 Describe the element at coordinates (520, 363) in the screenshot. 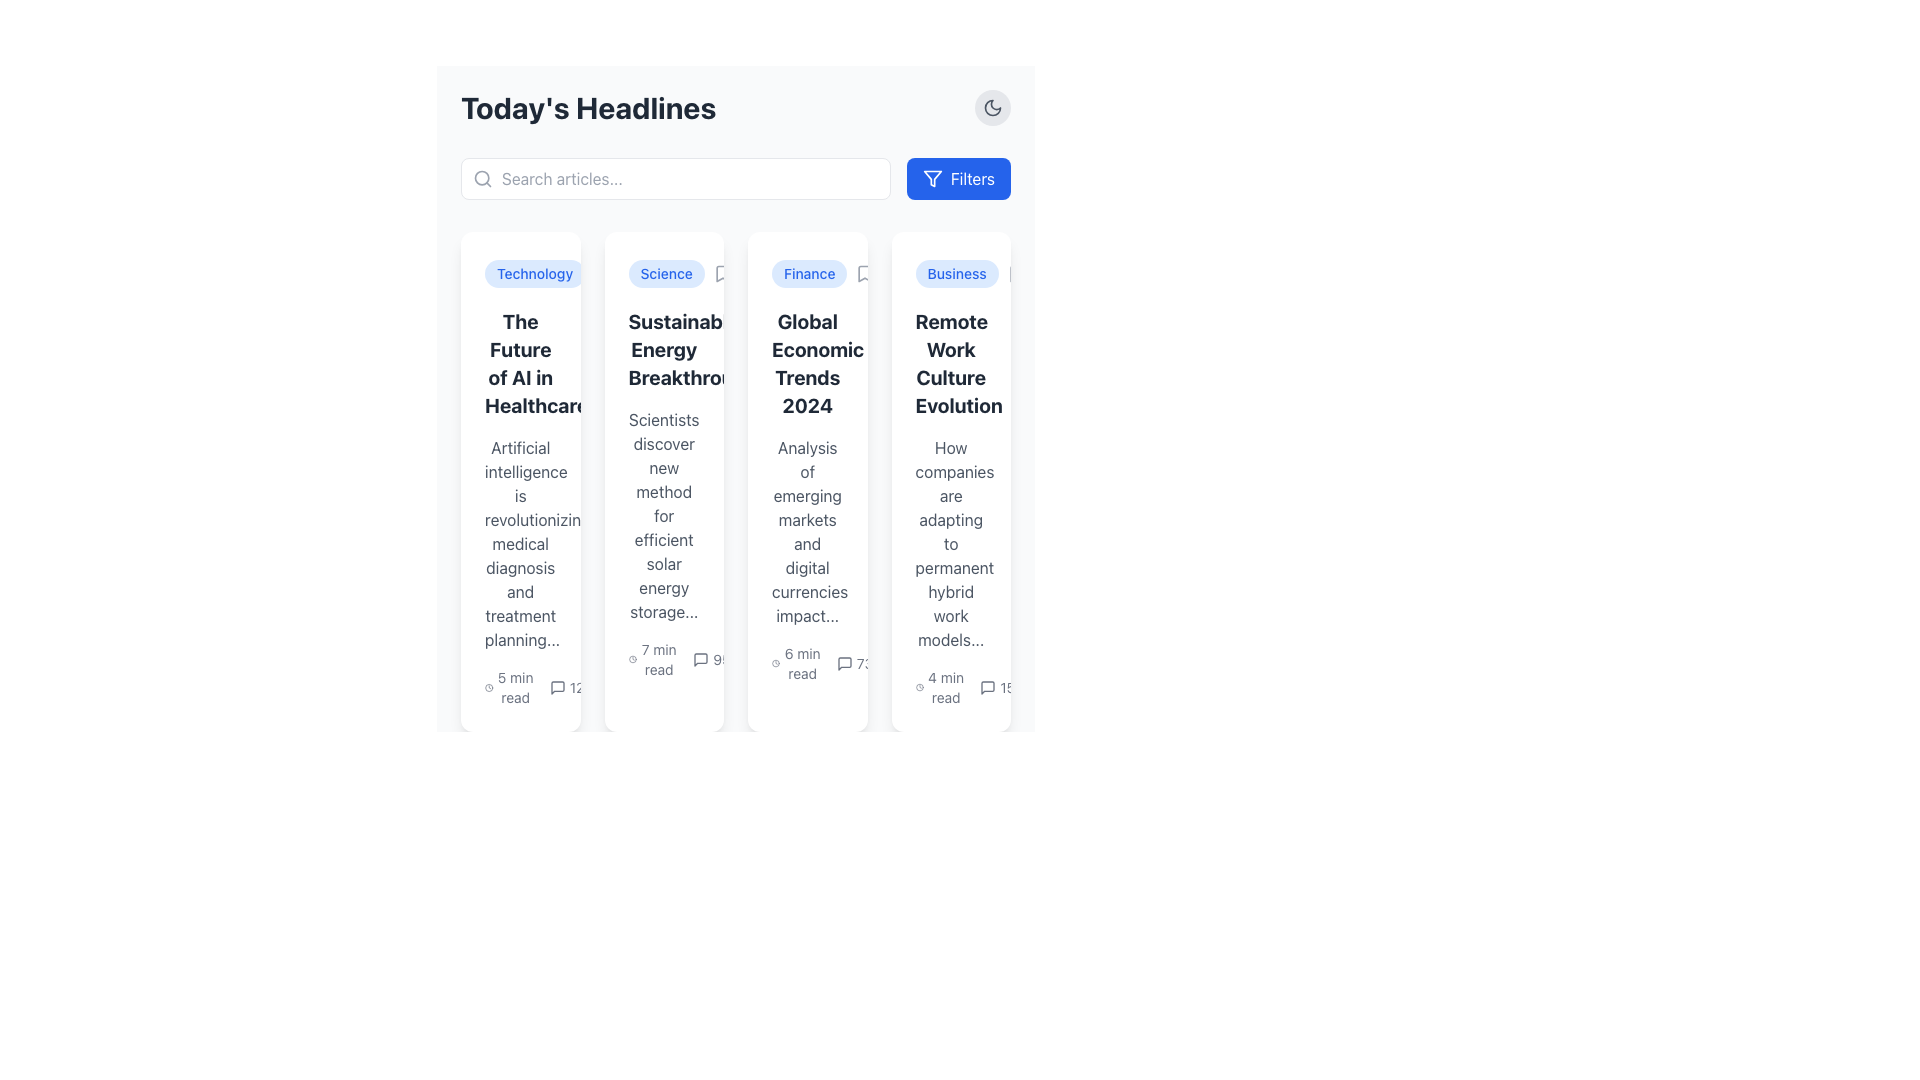

I see `the Text Label that serves as the headline for the first article, located beneath the 'Technology' label in the article column` at that location.